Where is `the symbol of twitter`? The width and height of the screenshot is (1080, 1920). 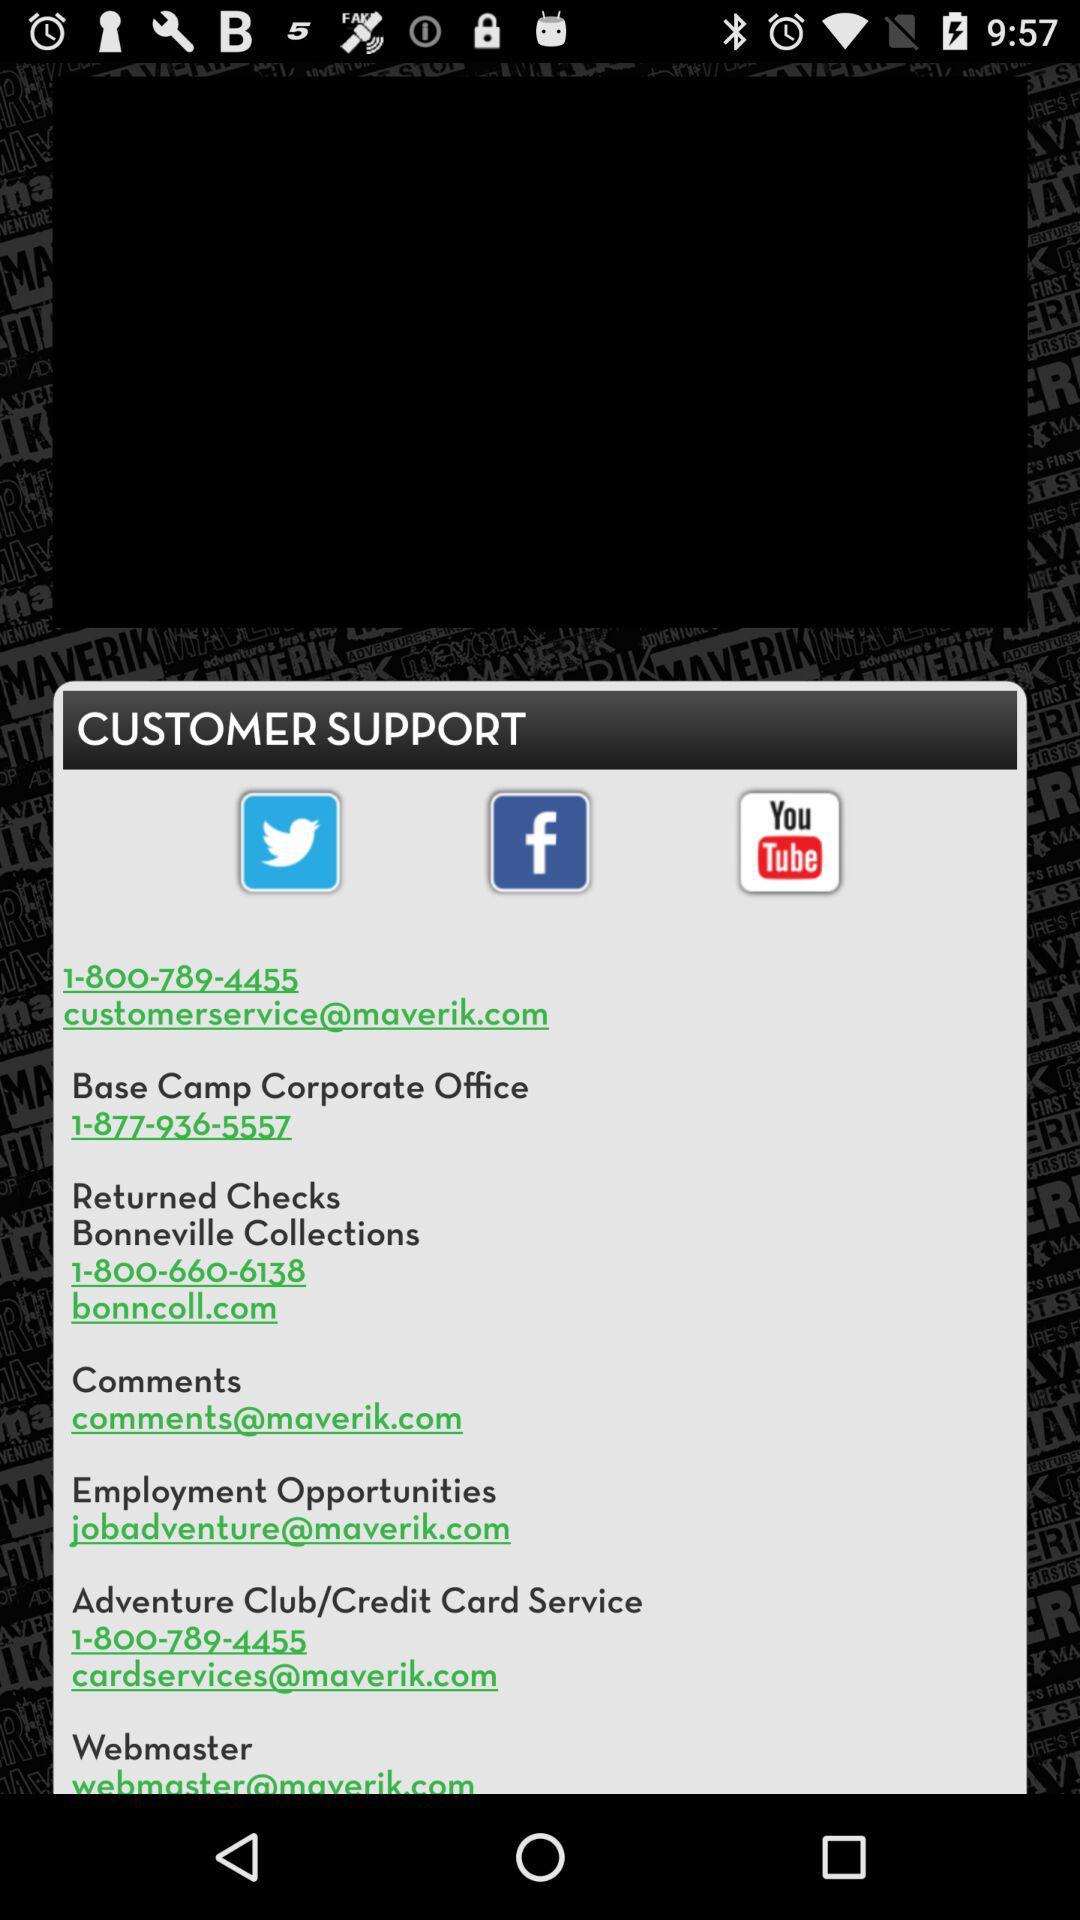
the symbol of twitter is located at coordinates (290, 842).